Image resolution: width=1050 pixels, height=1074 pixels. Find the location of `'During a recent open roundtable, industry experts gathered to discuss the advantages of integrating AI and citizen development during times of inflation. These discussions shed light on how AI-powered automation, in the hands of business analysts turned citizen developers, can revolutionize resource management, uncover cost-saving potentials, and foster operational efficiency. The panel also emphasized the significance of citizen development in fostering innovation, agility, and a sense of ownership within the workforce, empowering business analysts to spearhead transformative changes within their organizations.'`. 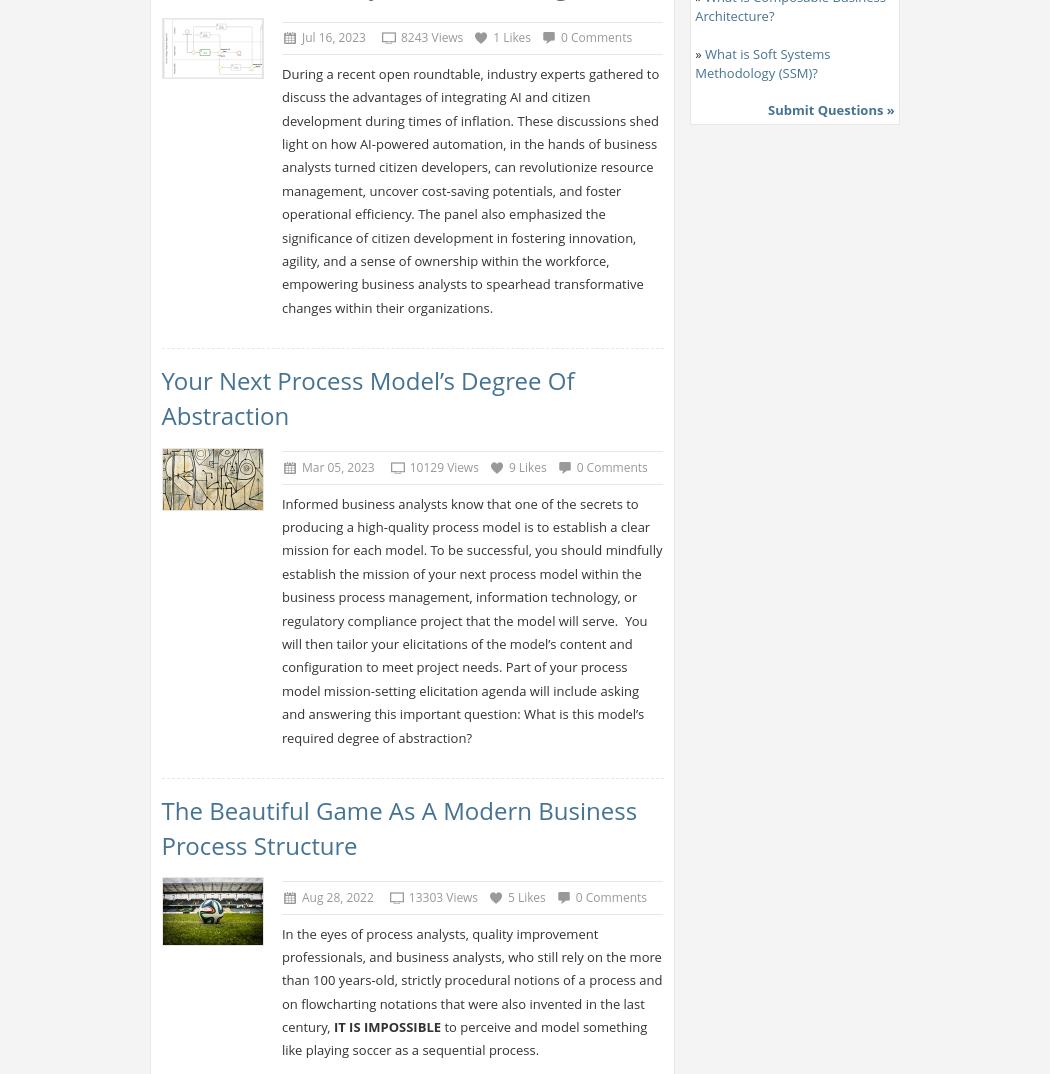

'During a recent open roundtable, industry experts gathered to discuss the advantages of integrating AI and citizen development during times of inflation. These discussions shed light on how AI-powered automation, in the hands of business analysts turned citizen developers, can revolutionize resource management, uncover cost-saving potentials, and foster operational efficiency. The panel also emphasized the significance of citizen development in fostering innovation, agility, and a sense of ownership within the workforce, empowering business analysts to spearhead transformative changes within their organizations.' is located at coordinates (469, 189).